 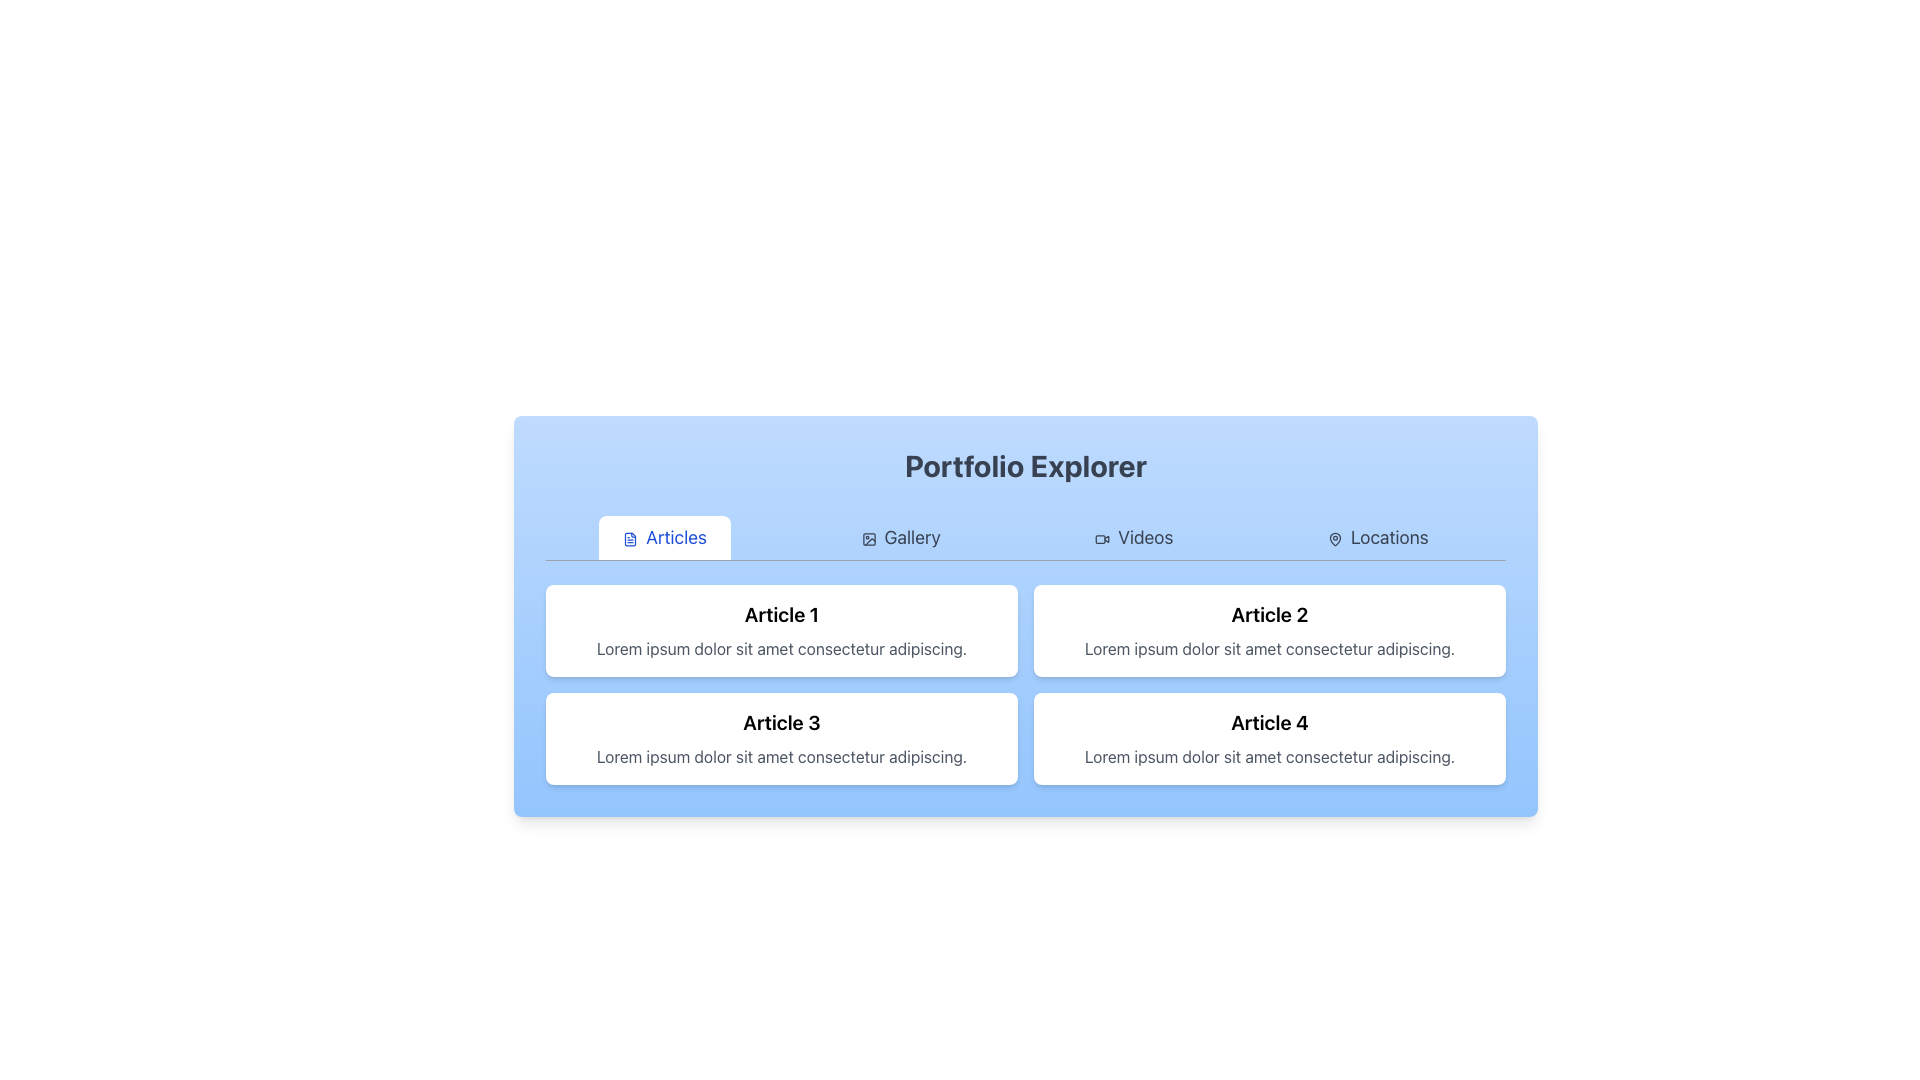 What do you see at coordinates (1269, 739) in the screenshot?
I see `the card titled 'Article 4' which contains a bold headline and a supporting description, located in the second column of the second row under 'Portfolio Explorer' in the 'Articles' tab` at bounding box center [1269, 739].